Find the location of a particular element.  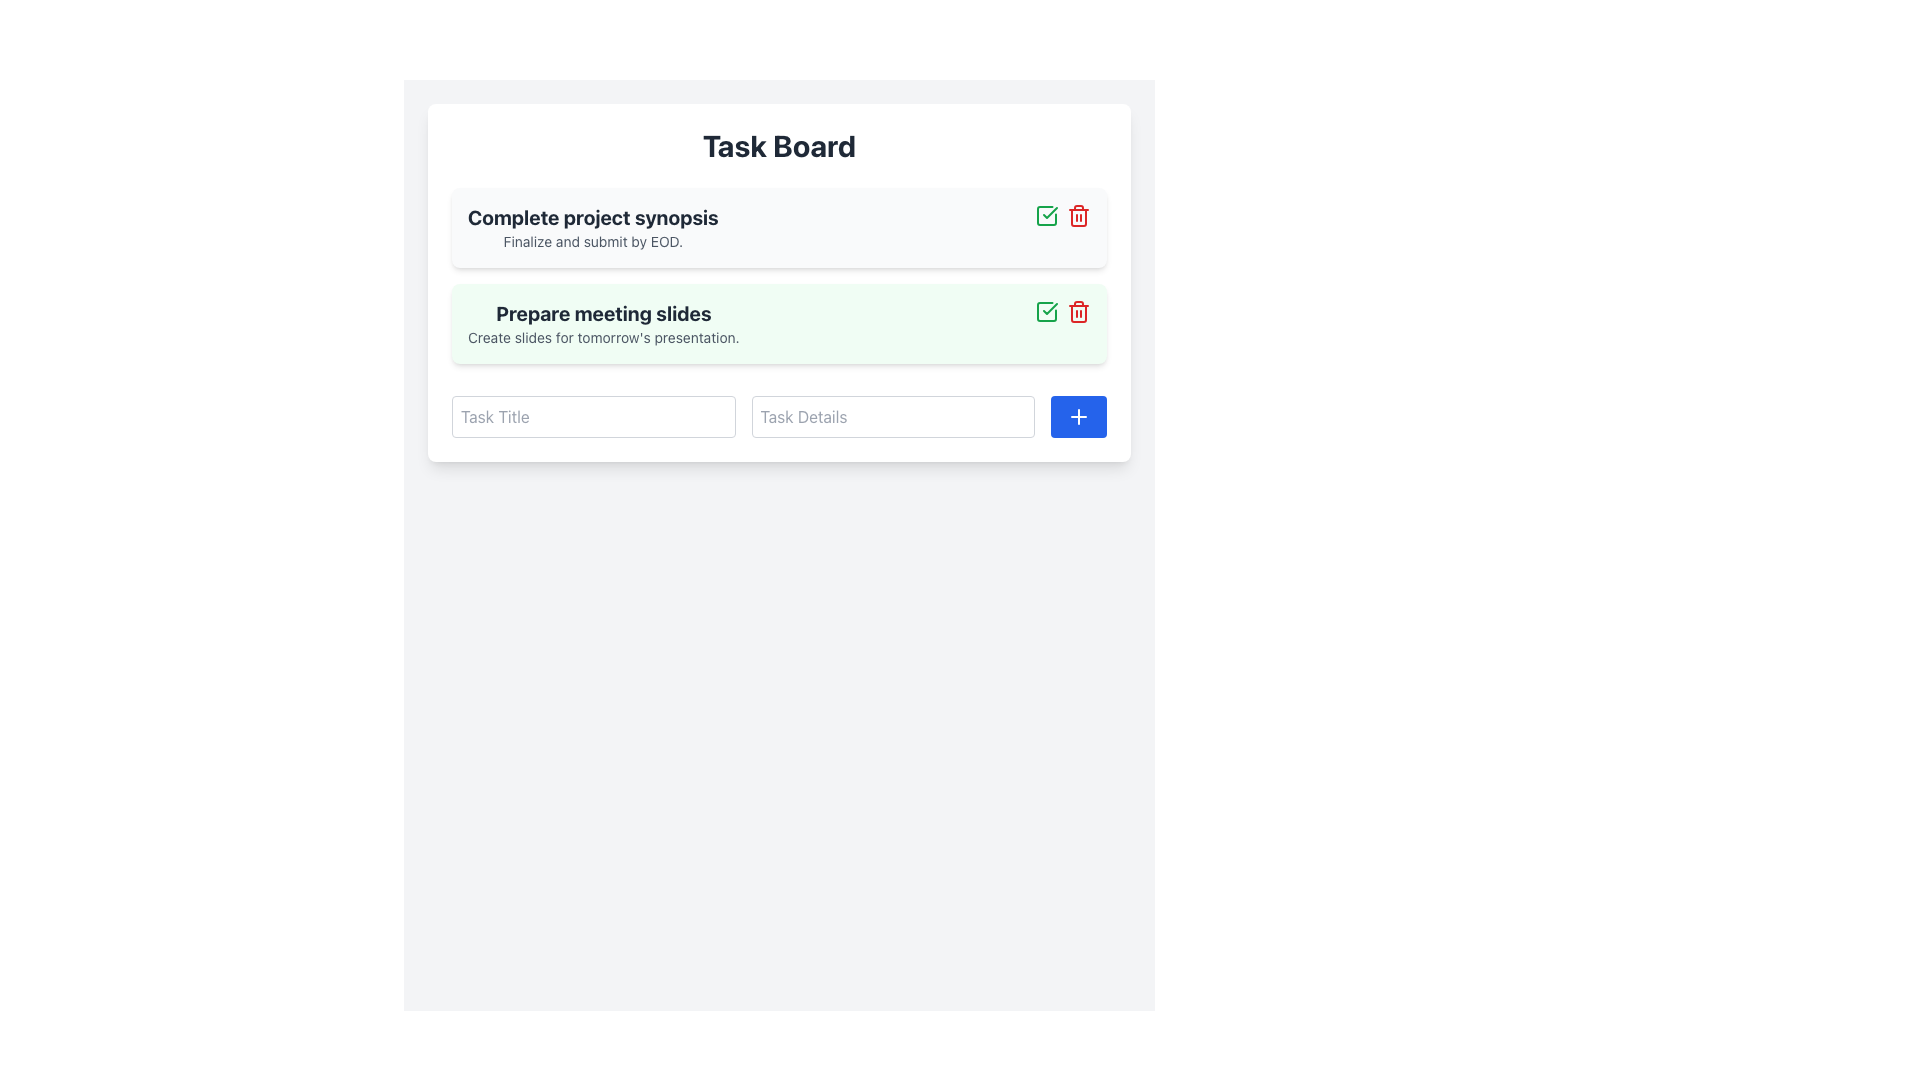

the green square icon with a checkmark inside, located in the task item labeled 'Prepare meeting slides' is located at coordinates (1045, 312).